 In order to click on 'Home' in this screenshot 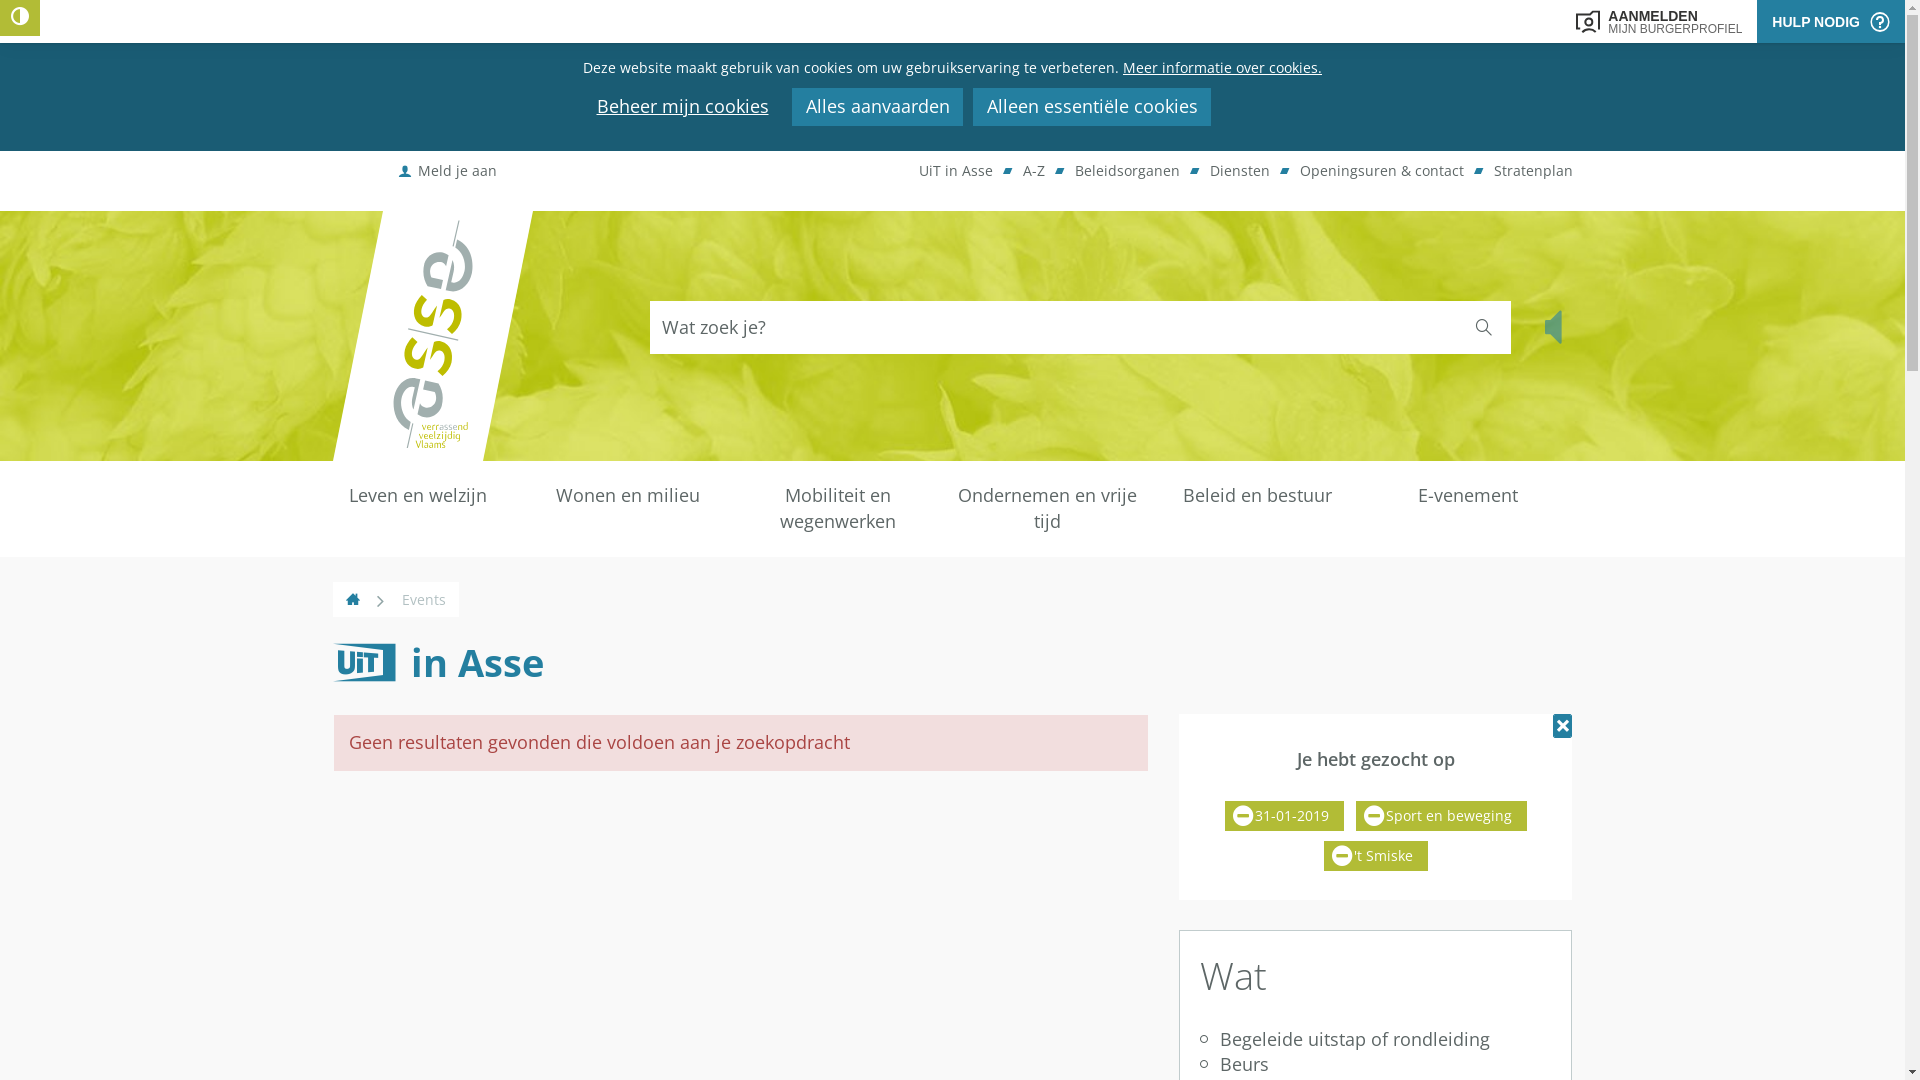, I will do `click(351, 598)`.